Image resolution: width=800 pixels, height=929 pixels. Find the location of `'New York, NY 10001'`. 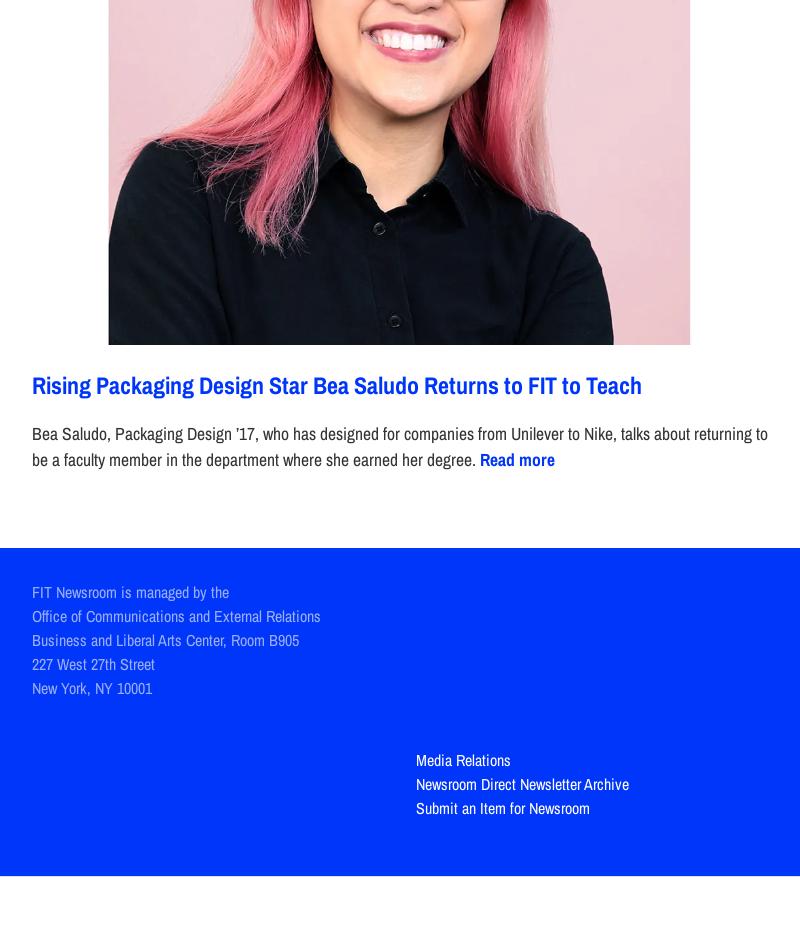

'New York, NY 10001' is located at coordinates (92, 688).